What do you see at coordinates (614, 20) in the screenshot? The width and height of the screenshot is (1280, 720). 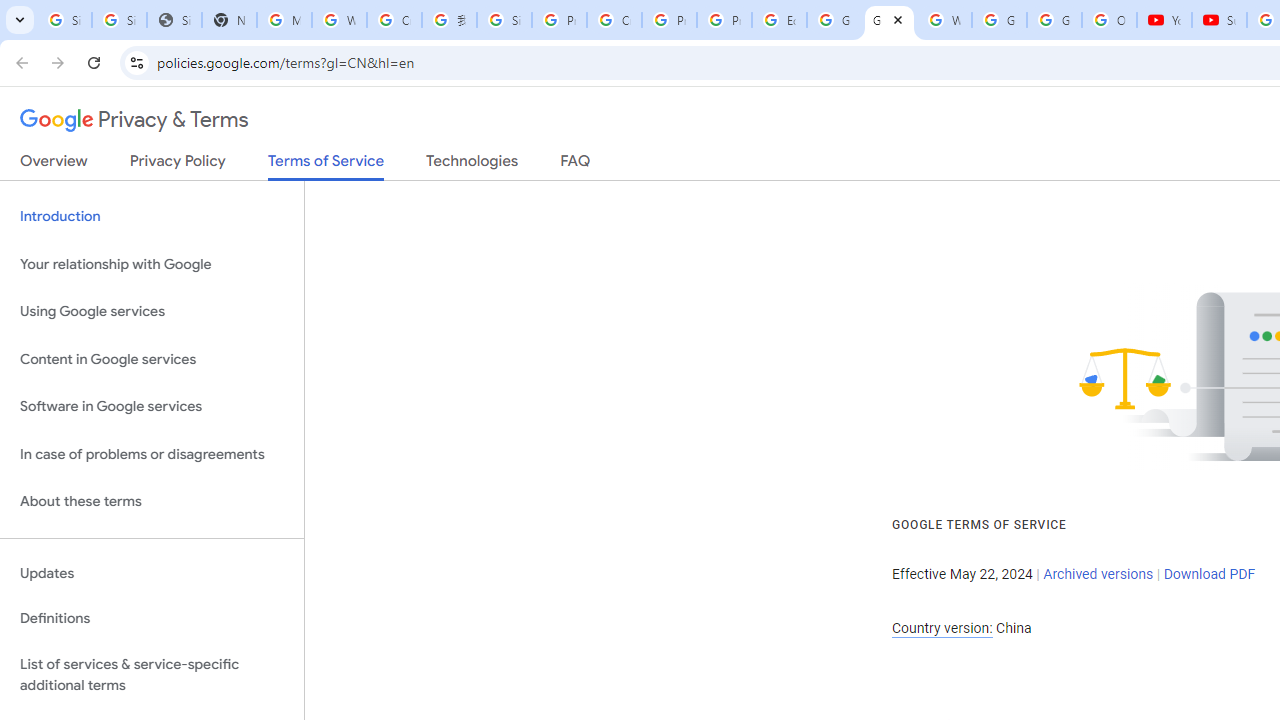 I see `'Create your Google Account'` at bounding box center [614, 20].